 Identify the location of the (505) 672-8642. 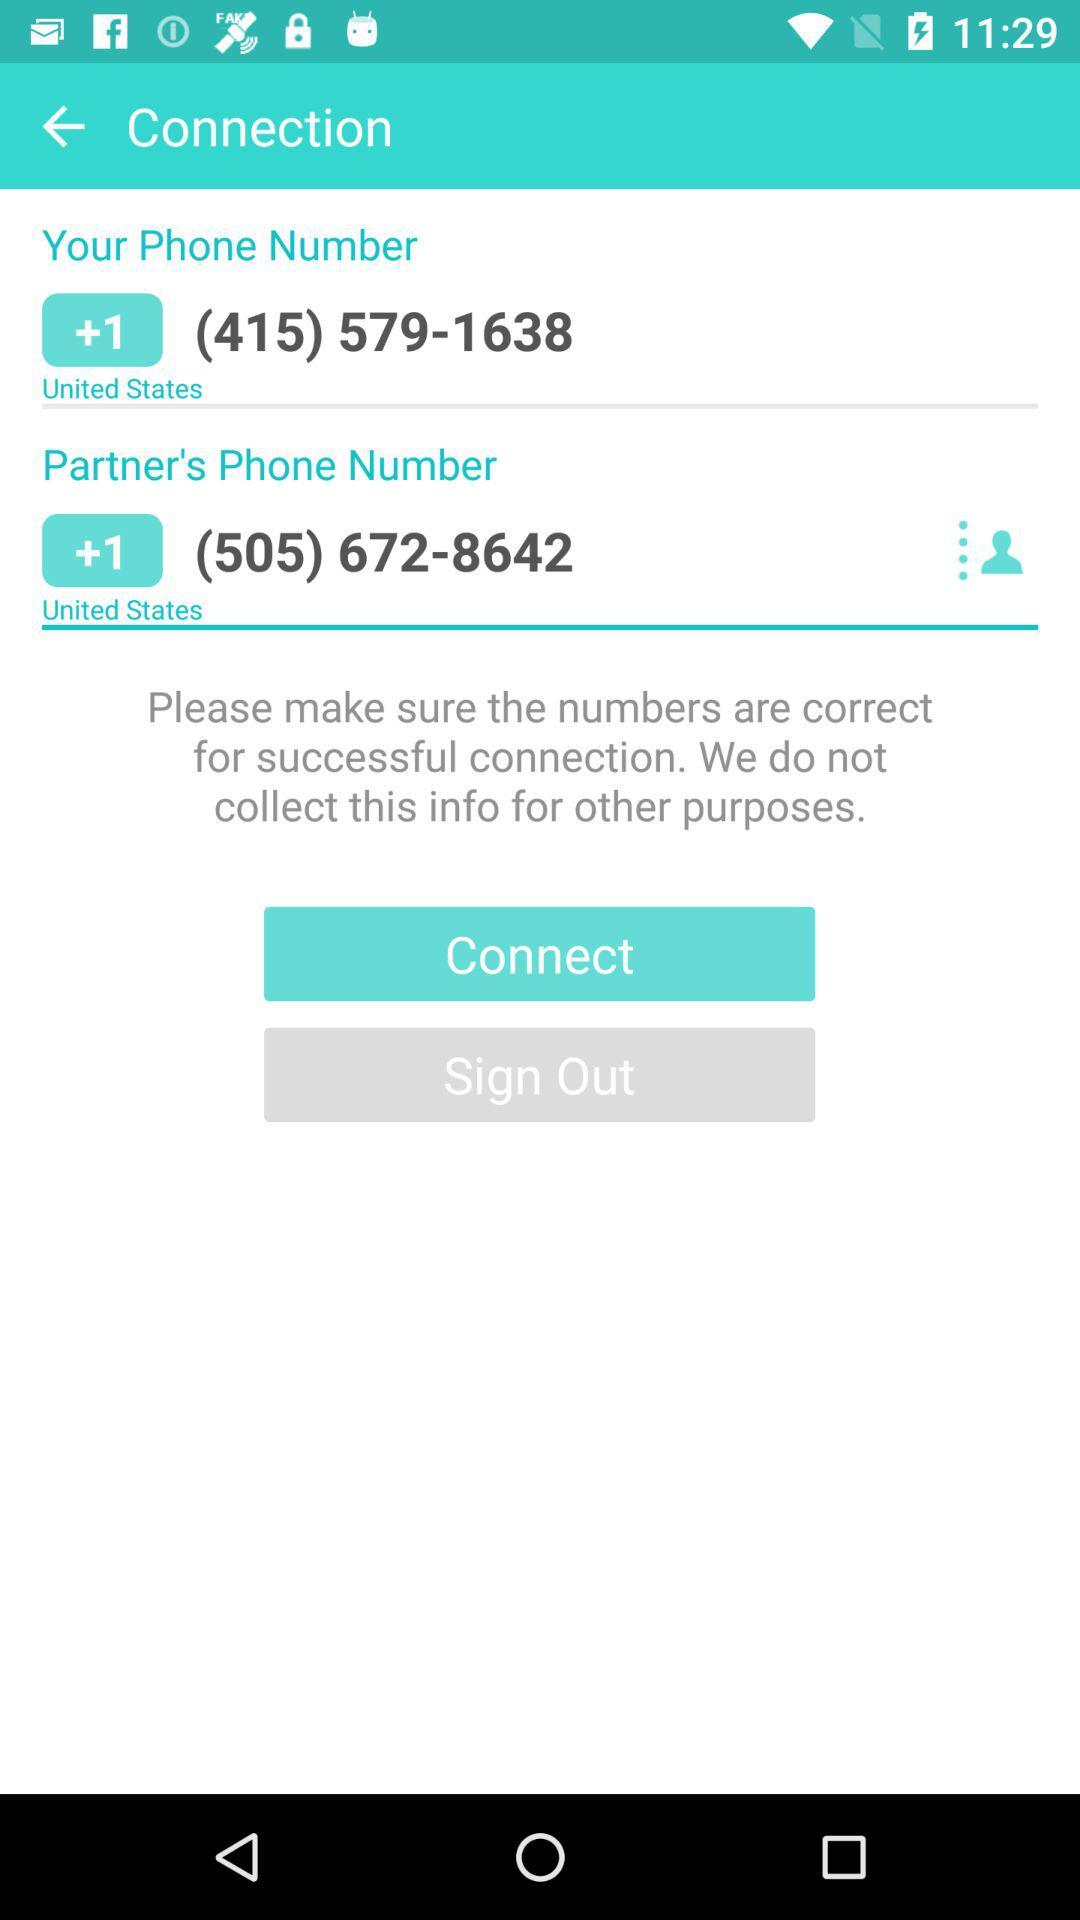
(384, 550).